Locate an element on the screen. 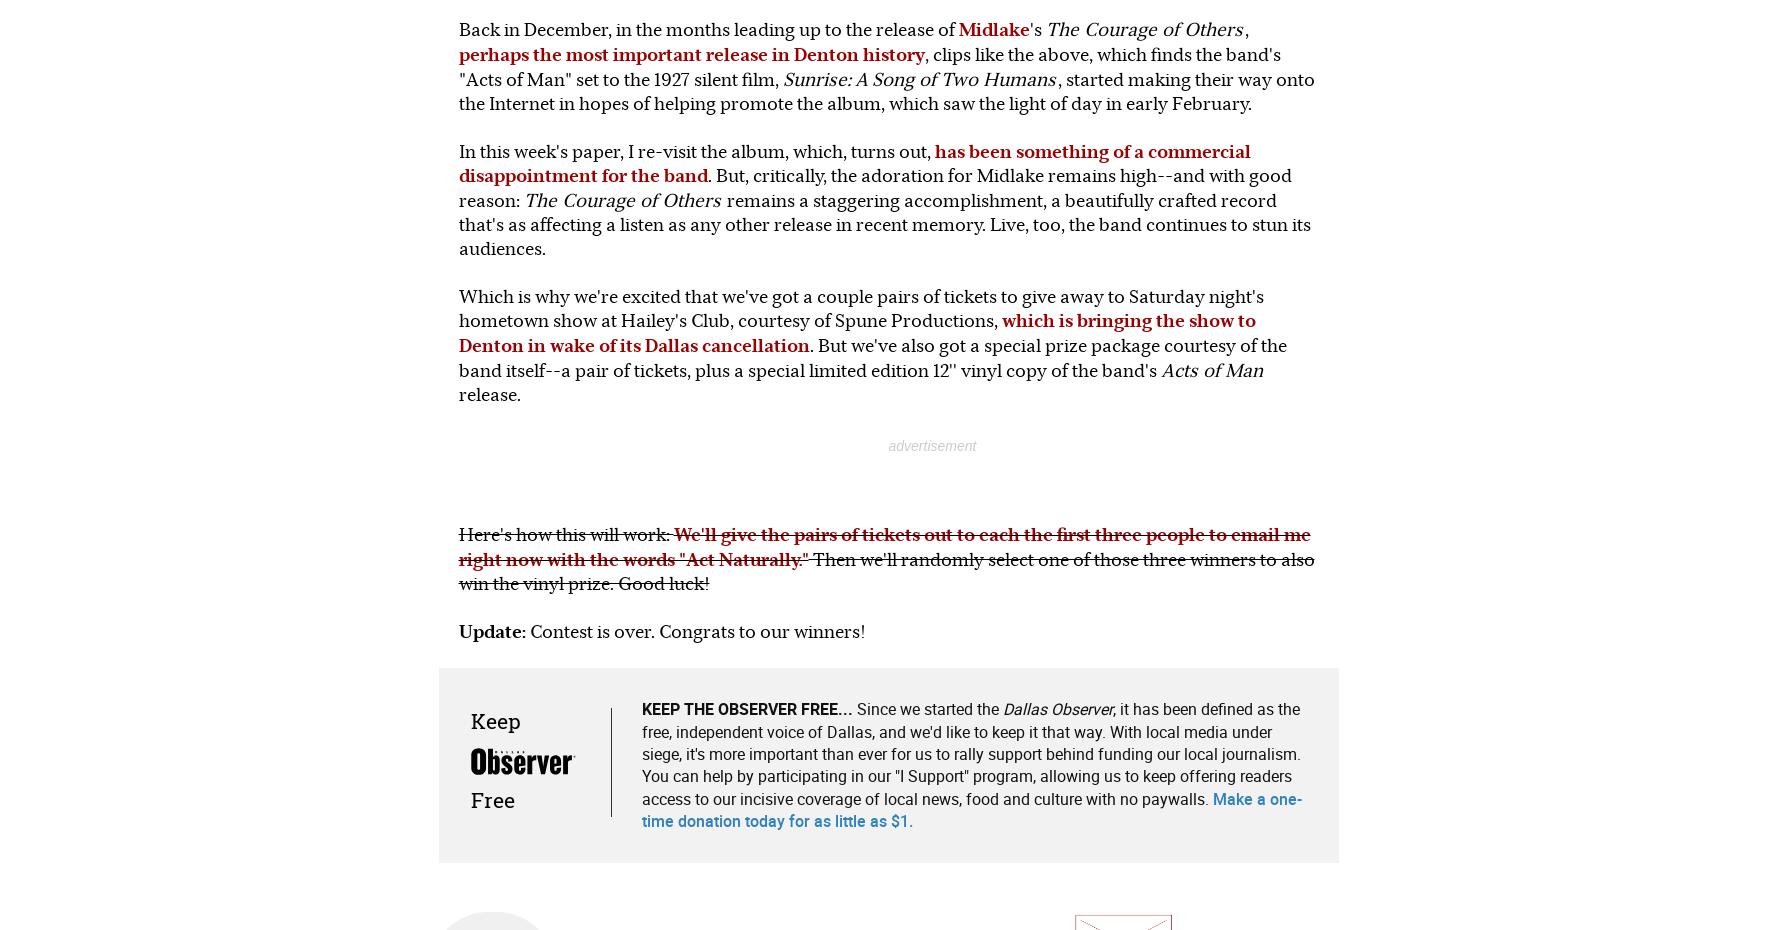  'In this week's paper, I re-visit the album, which, turns out,' is located at coordinates (695, 150).